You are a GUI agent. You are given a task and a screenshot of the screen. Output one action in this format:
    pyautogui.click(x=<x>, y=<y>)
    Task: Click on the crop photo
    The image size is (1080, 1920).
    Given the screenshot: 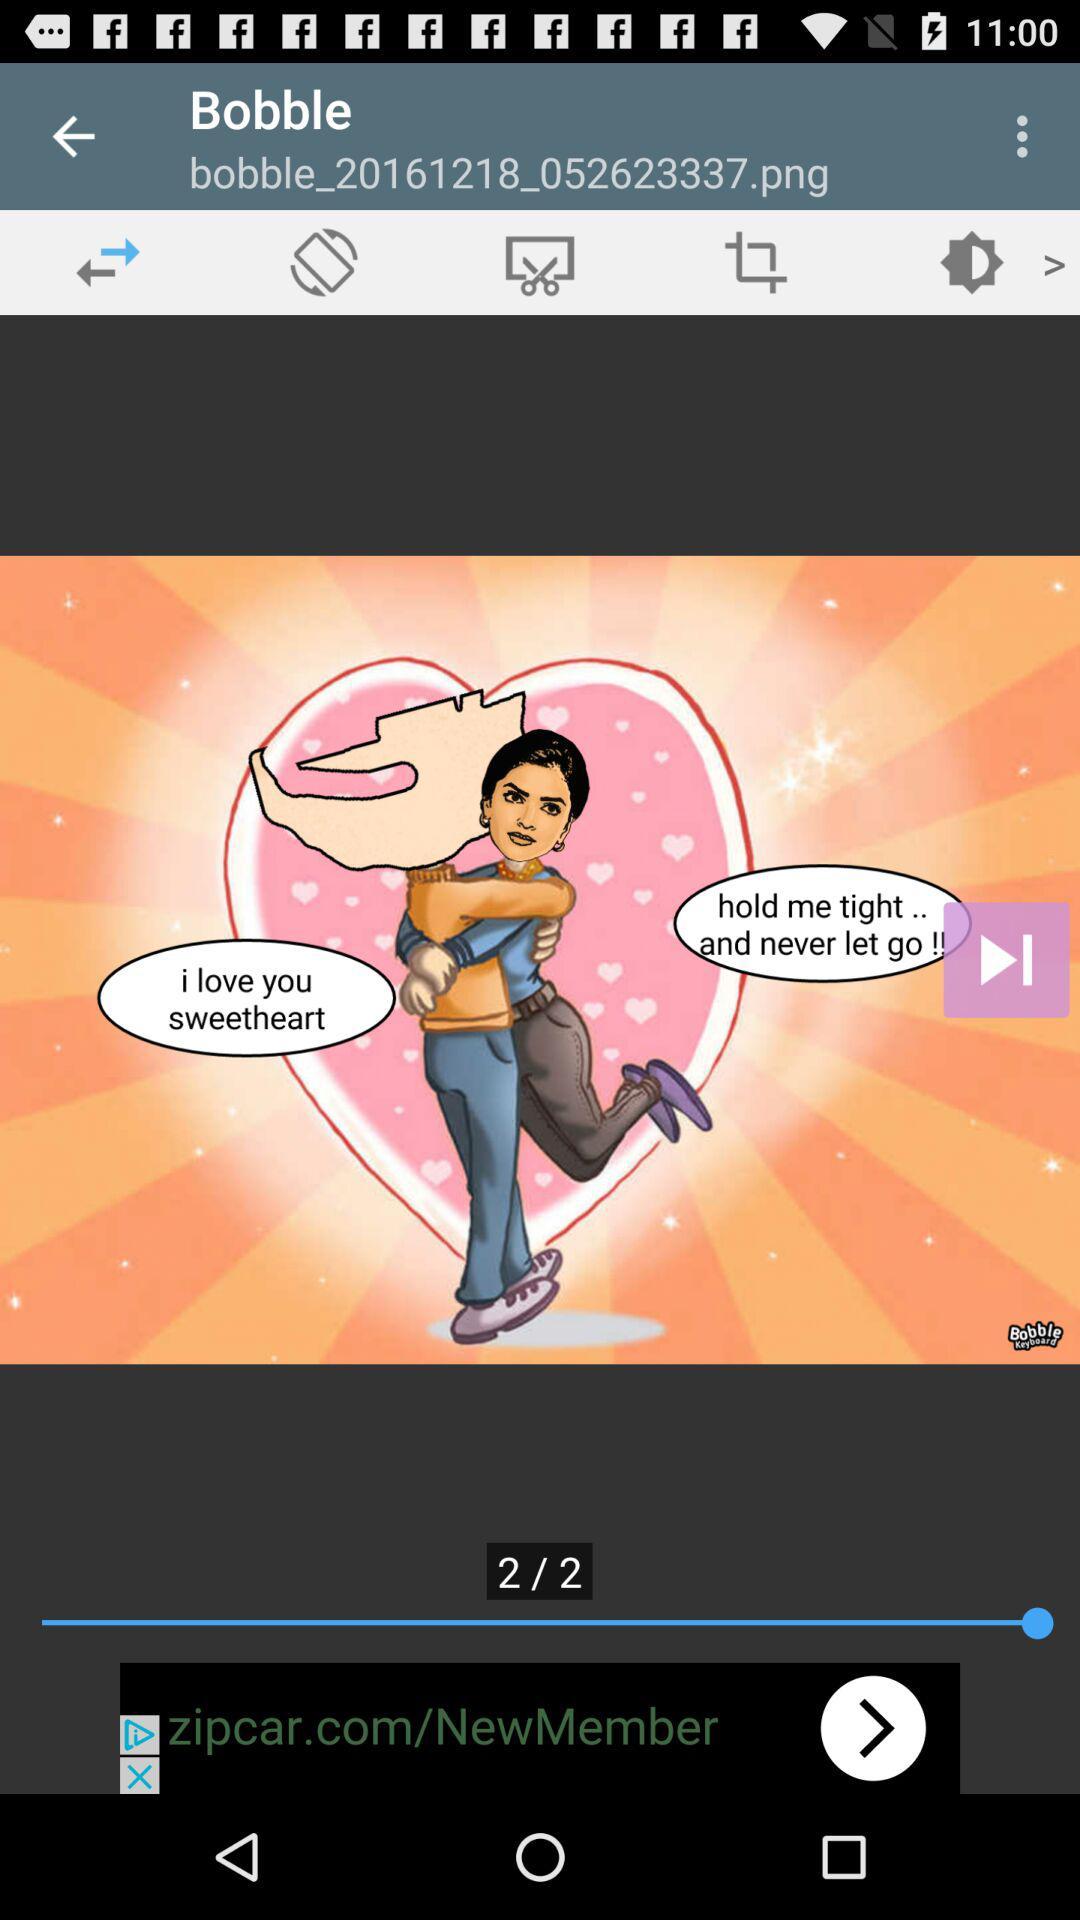 What is the action you would take?
    pyautogui.click(x=756, y=261)
    